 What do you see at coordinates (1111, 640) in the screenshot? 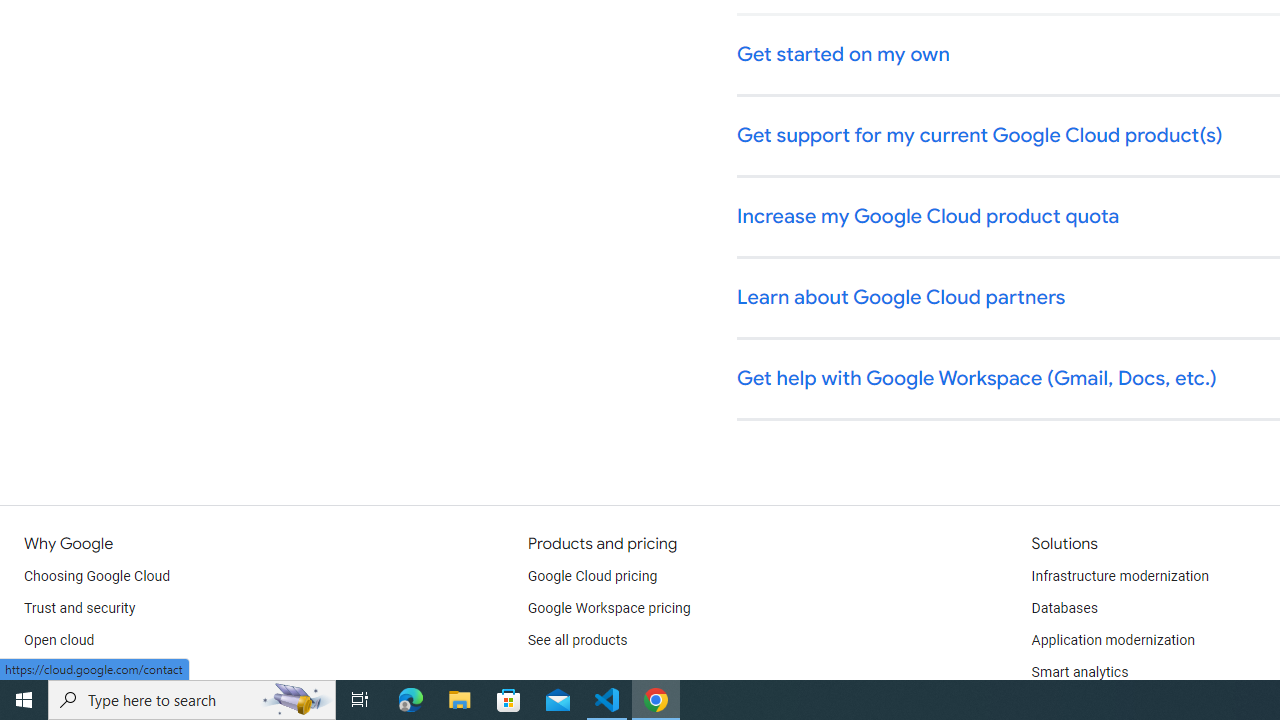
I see `'Application modernization'` at bounding box center [1111, 640].